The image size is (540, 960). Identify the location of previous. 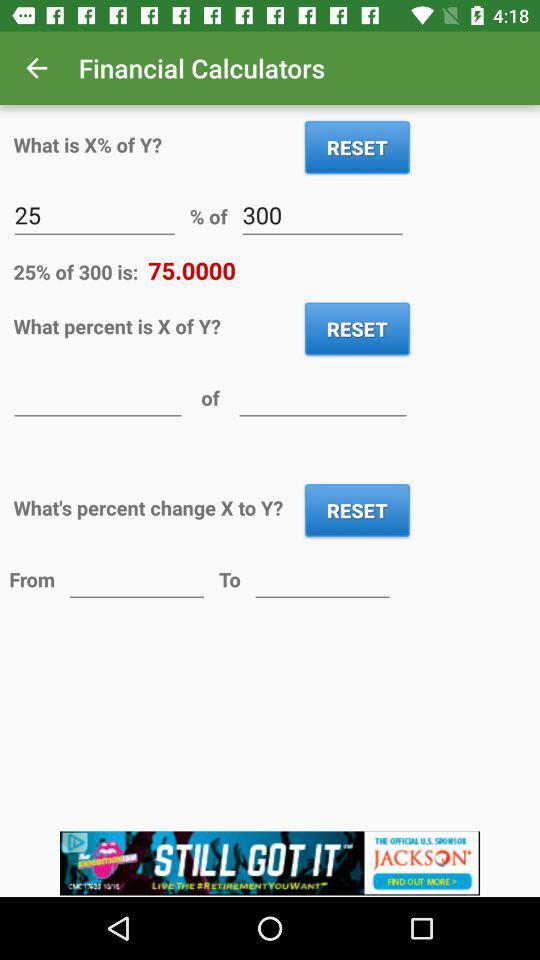
(136, 578).